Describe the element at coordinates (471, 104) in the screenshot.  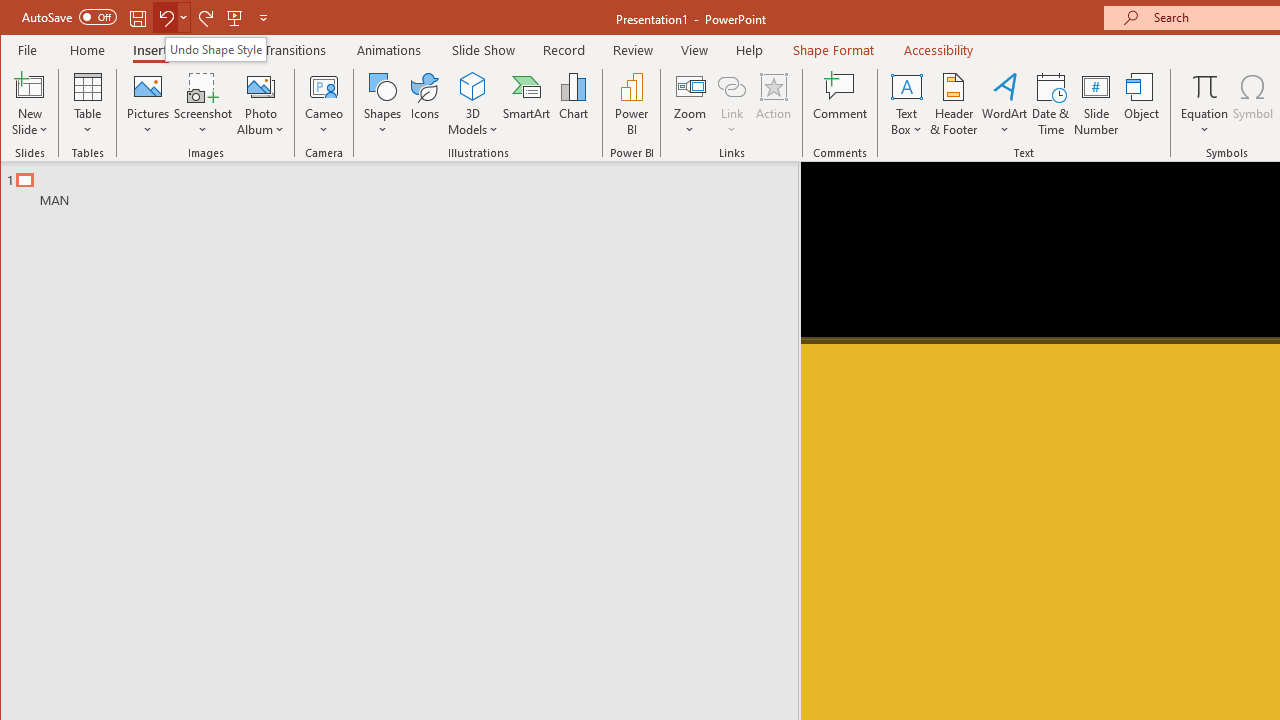
I see `'3D Models'` at that location.